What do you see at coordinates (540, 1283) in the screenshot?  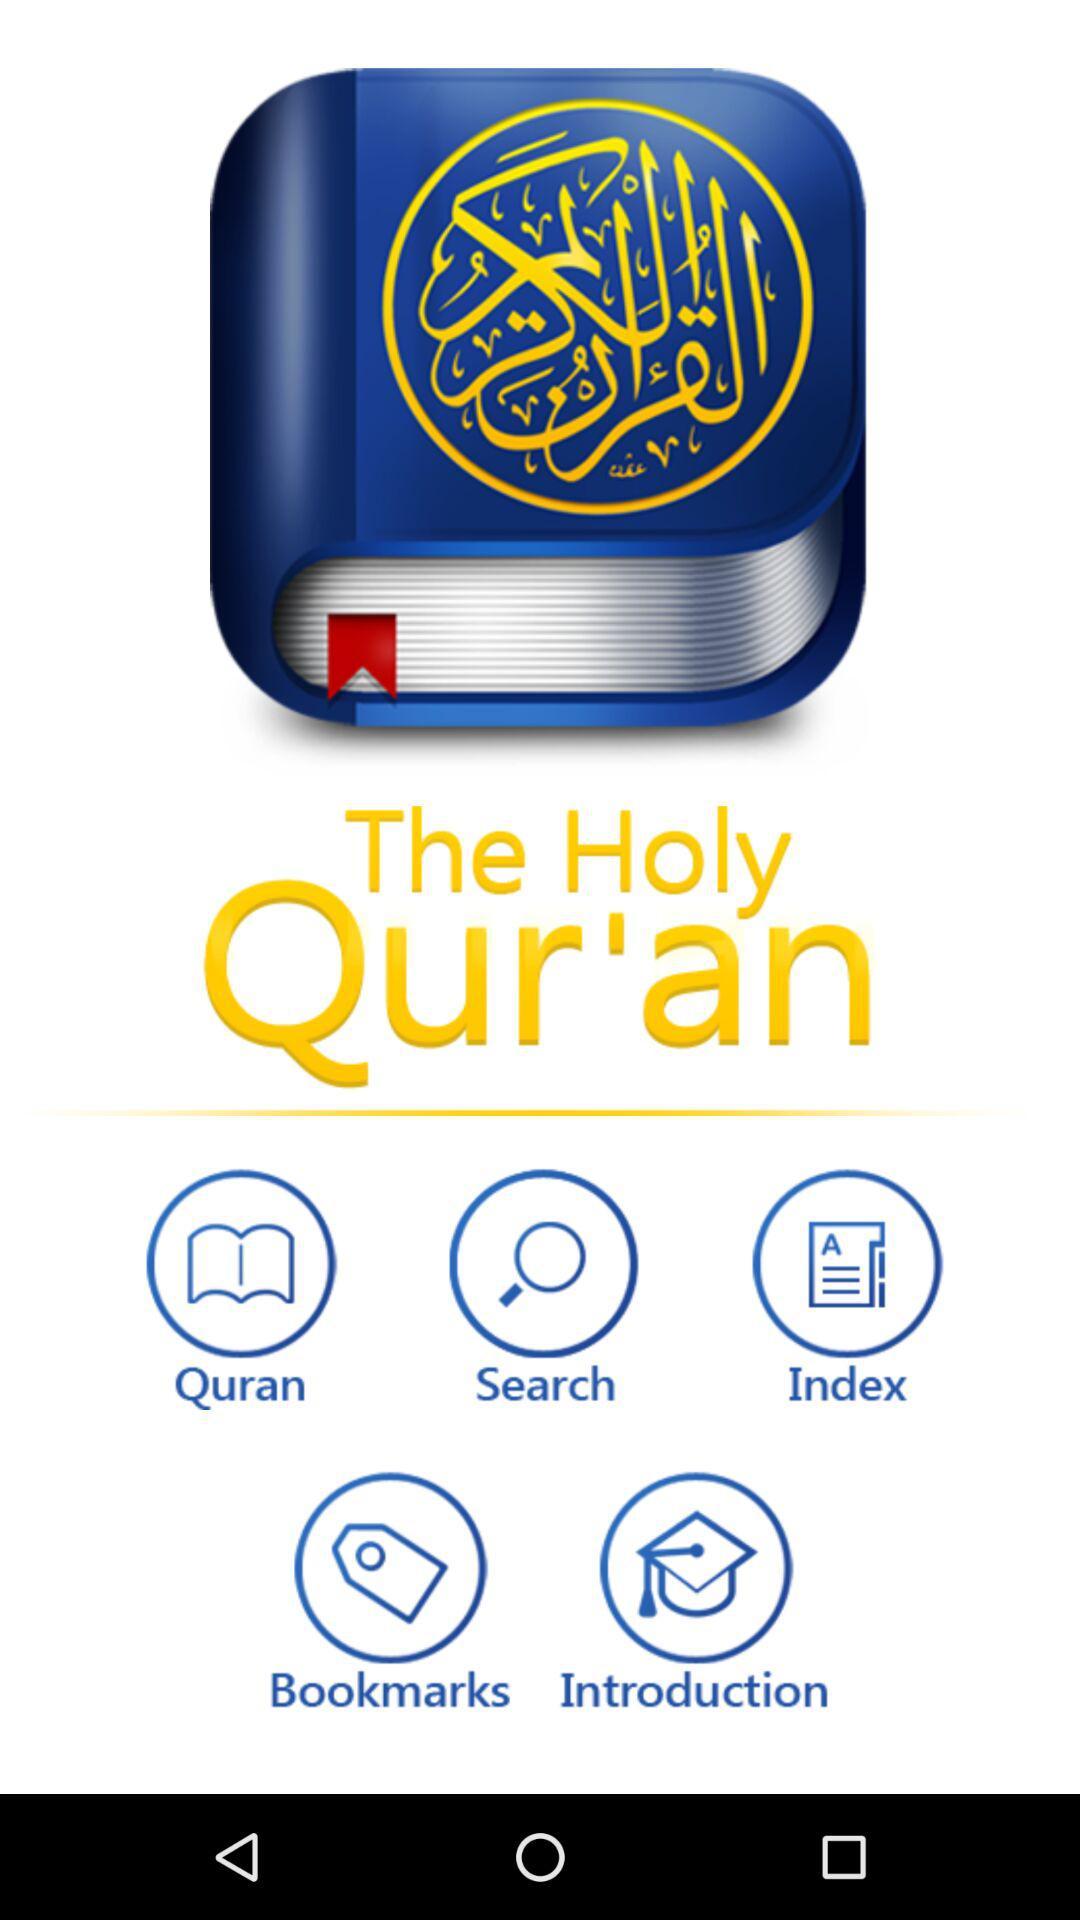 I see `search bar` at bounding box center [540, 1283].